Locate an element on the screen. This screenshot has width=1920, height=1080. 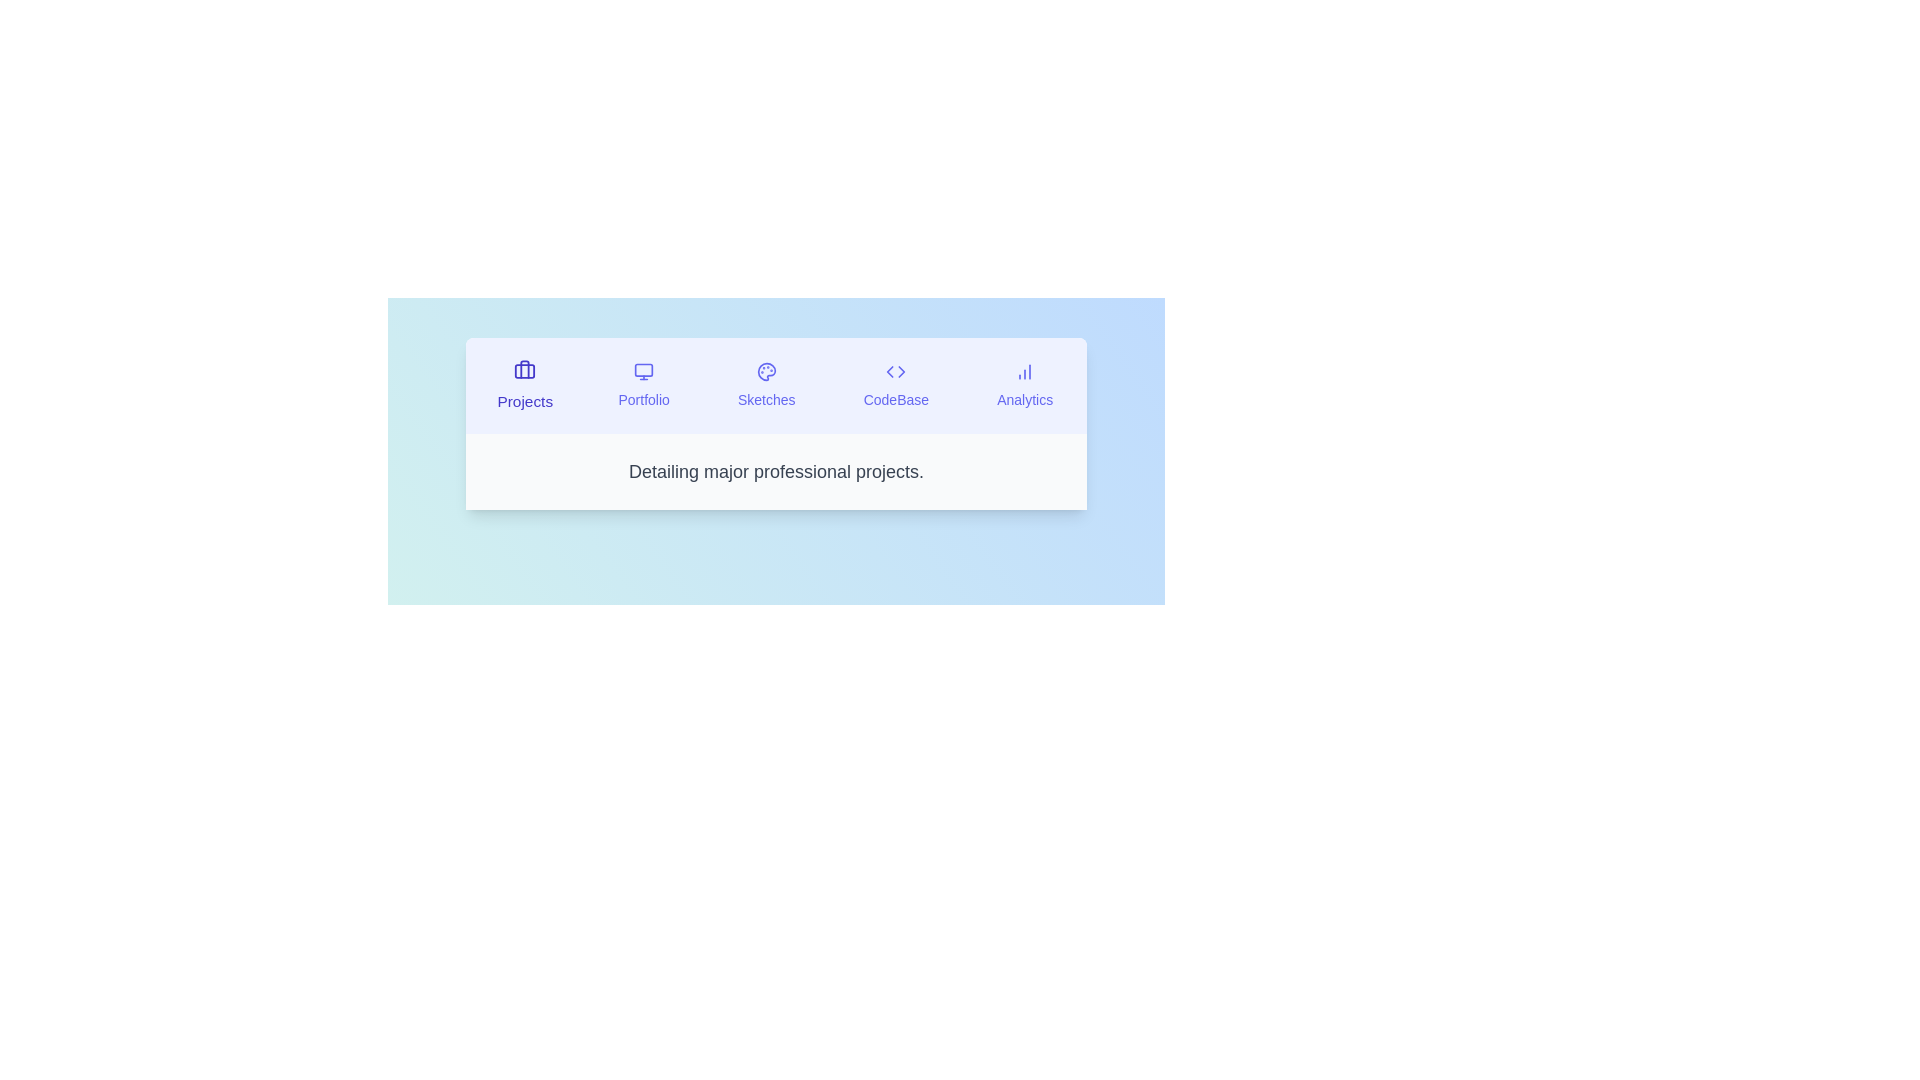
the tab labeled Projects is located at coordinates (525, 385).